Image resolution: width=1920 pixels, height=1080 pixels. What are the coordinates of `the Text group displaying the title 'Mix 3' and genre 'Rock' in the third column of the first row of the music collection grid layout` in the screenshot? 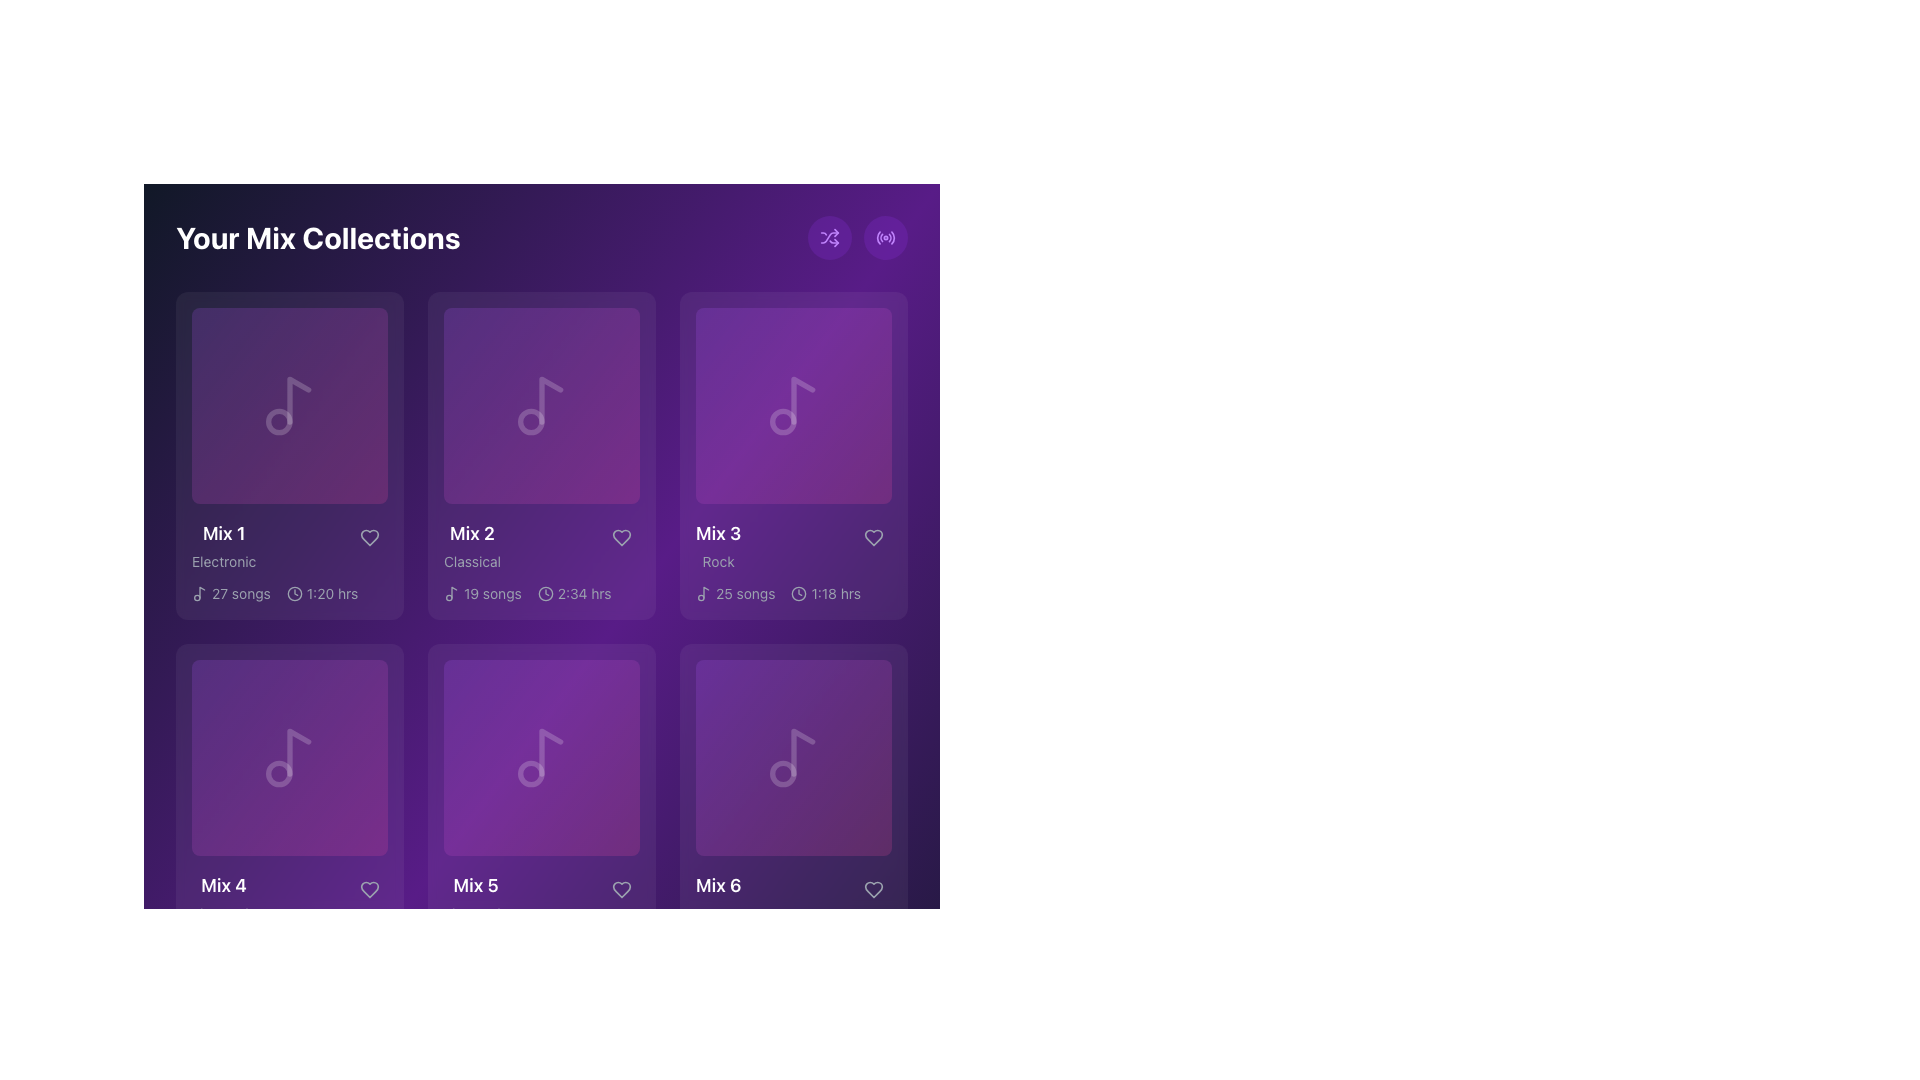 It's located at (718, 546).